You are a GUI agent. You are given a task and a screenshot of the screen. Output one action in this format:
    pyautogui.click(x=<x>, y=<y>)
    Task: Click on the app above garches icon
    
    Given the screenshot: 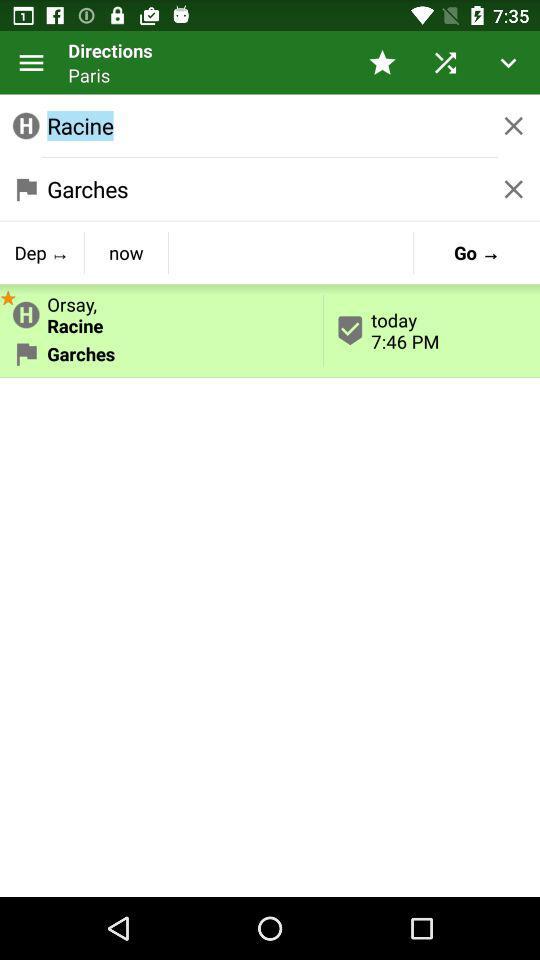 What is the action you would take?
    pyautogui.click(x=7, y=295)
    